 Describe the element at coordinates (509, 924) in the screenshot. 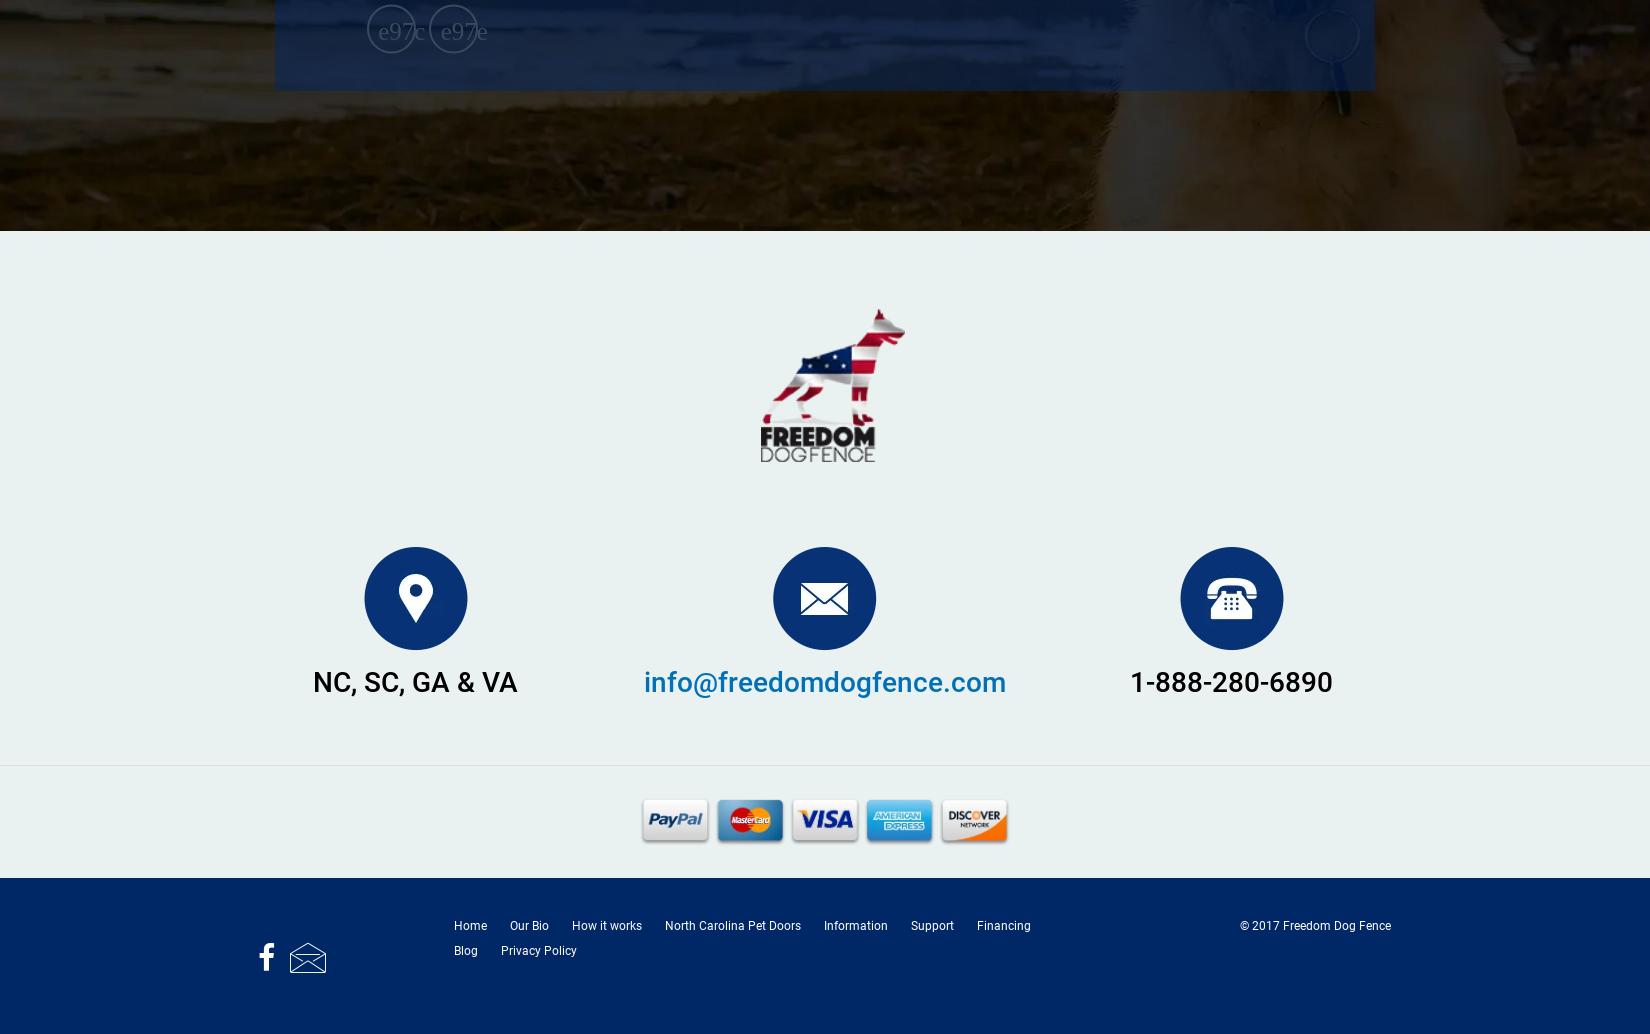

I see `'Our Bio'` at that location.